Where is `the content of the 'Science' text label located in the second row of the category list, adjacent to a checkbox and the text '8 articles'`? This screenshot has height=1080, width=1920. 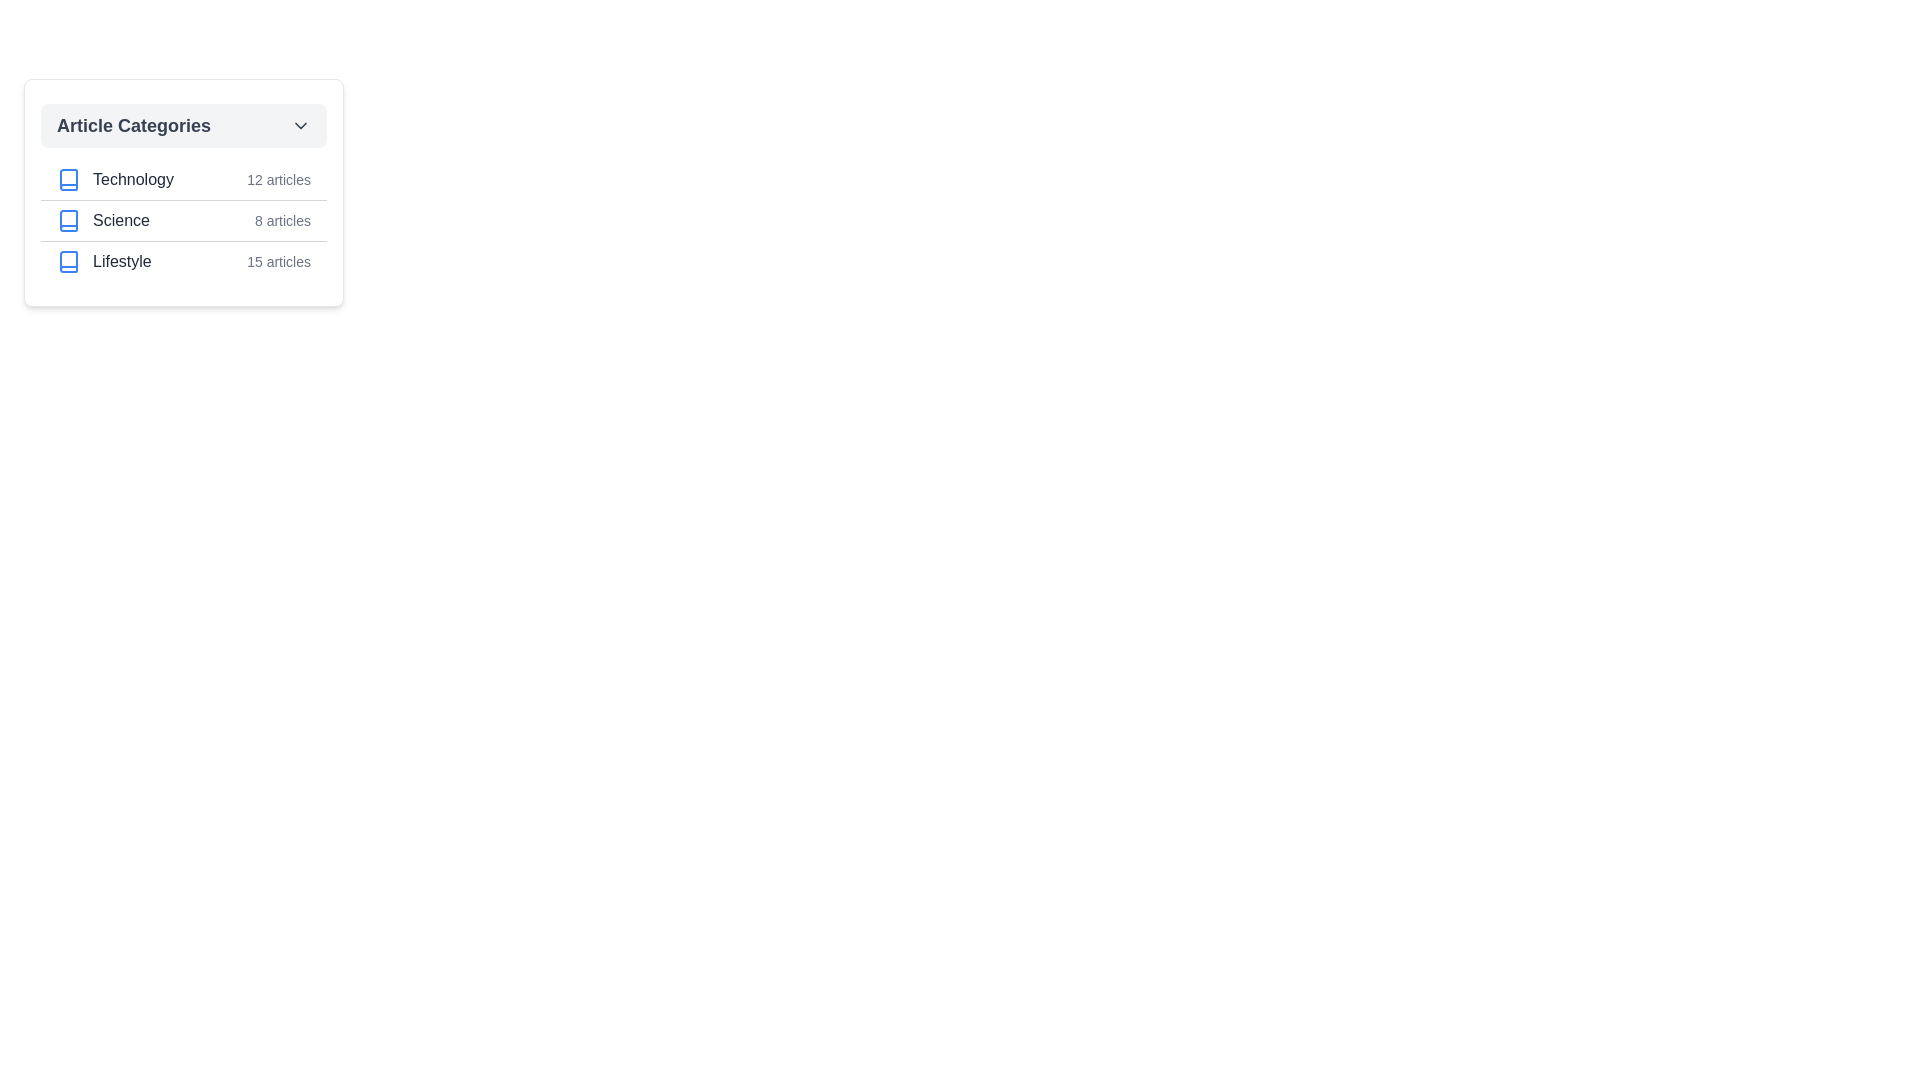 the content of the 'Science' text label located in the second row of the category list, adjacent to a checkbox and the text '8 articles' is located at coordinates (120, 220).